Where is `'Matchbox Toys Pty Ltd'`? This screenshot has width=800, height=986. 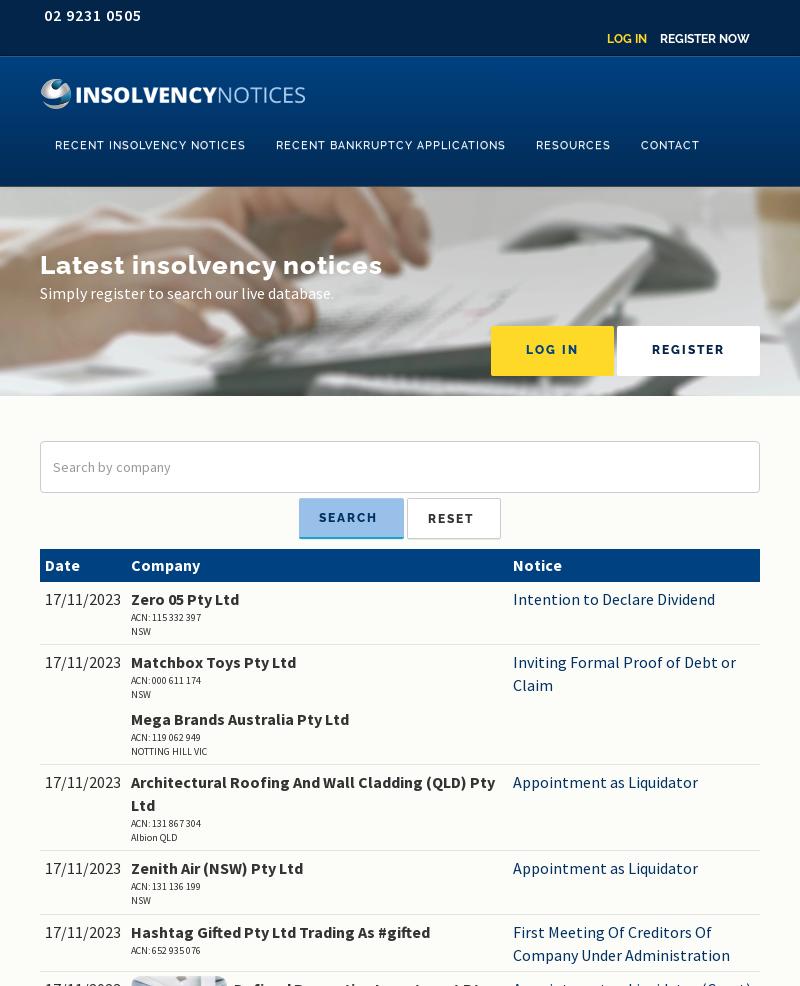 'Matchbox Toys Pty Ltd' is located at coordinates (130, 661).